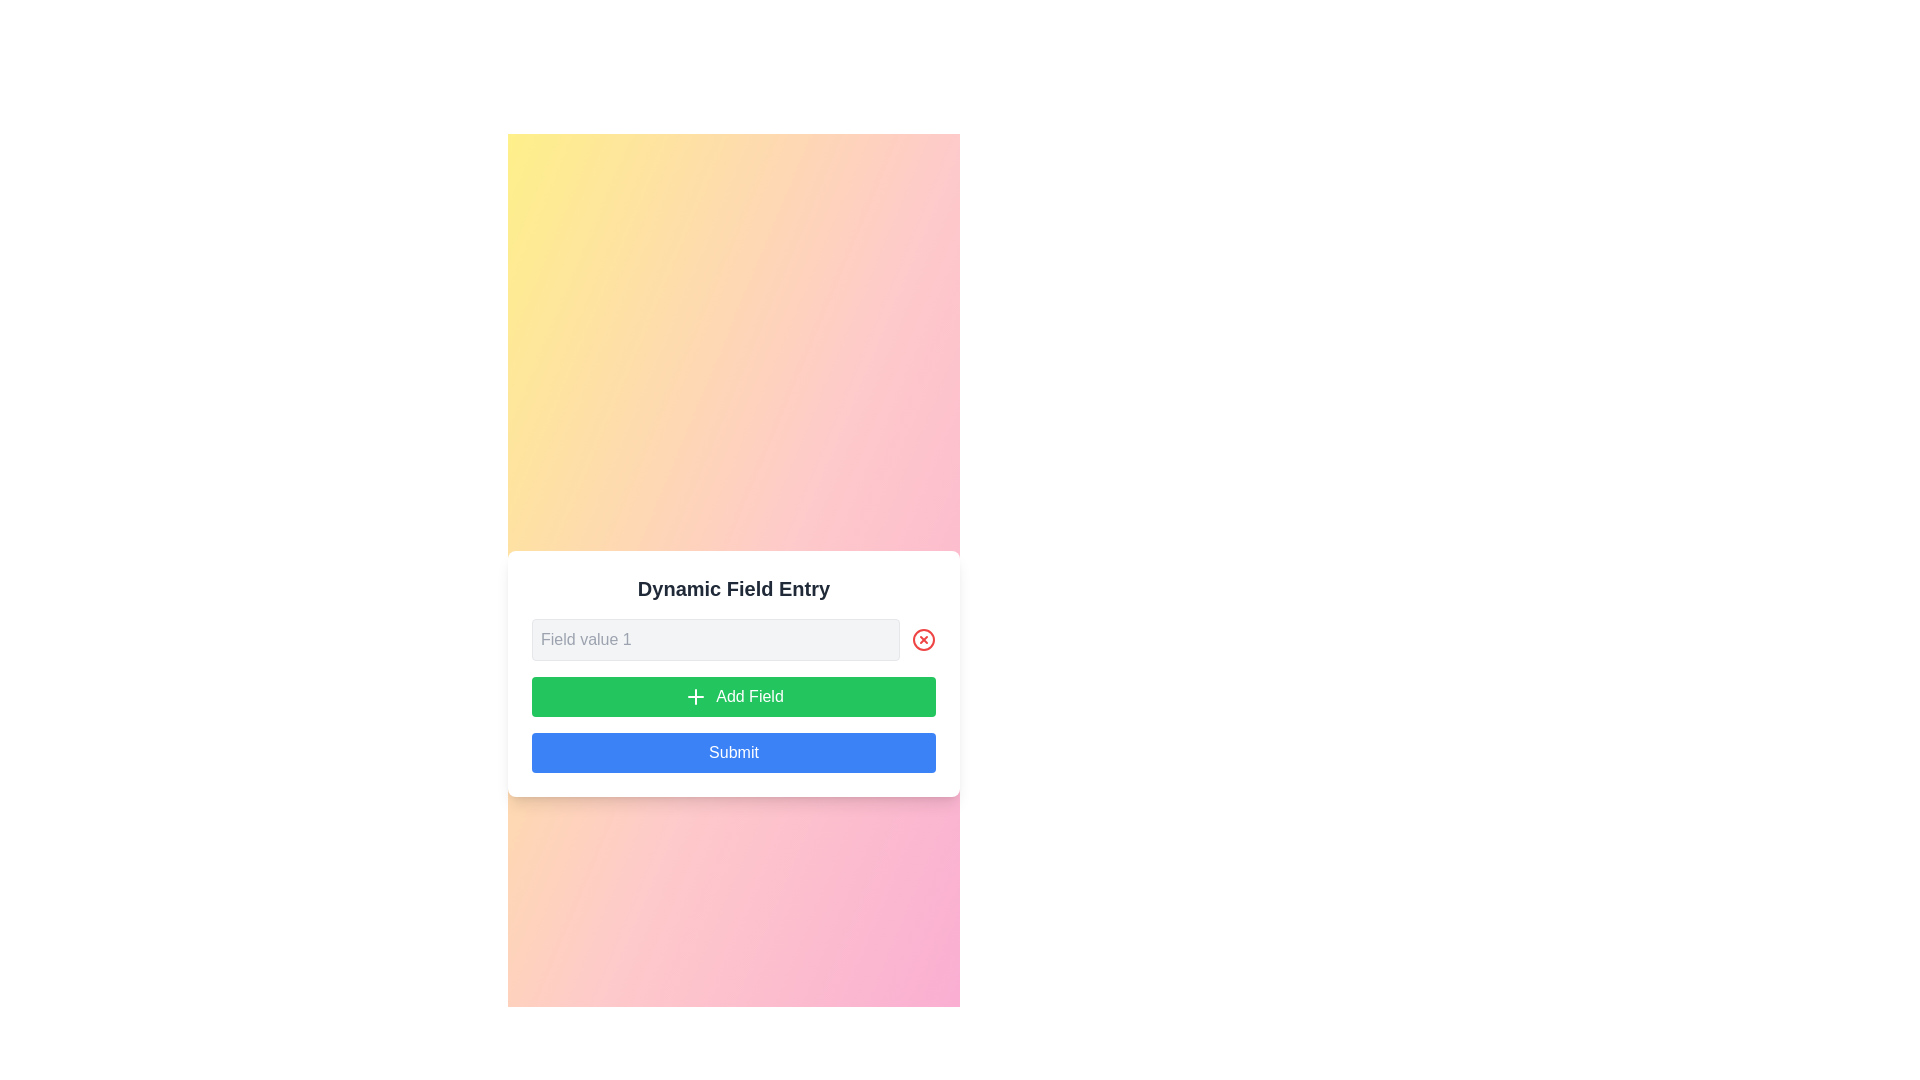 The image size is (1920, 1080). What do you see at coordinates (733, 696) in the screenshot?
I see `the 'Add Field' button with a green background and white text, located just above the 'Submit' button` at bounding box center [733, 696].